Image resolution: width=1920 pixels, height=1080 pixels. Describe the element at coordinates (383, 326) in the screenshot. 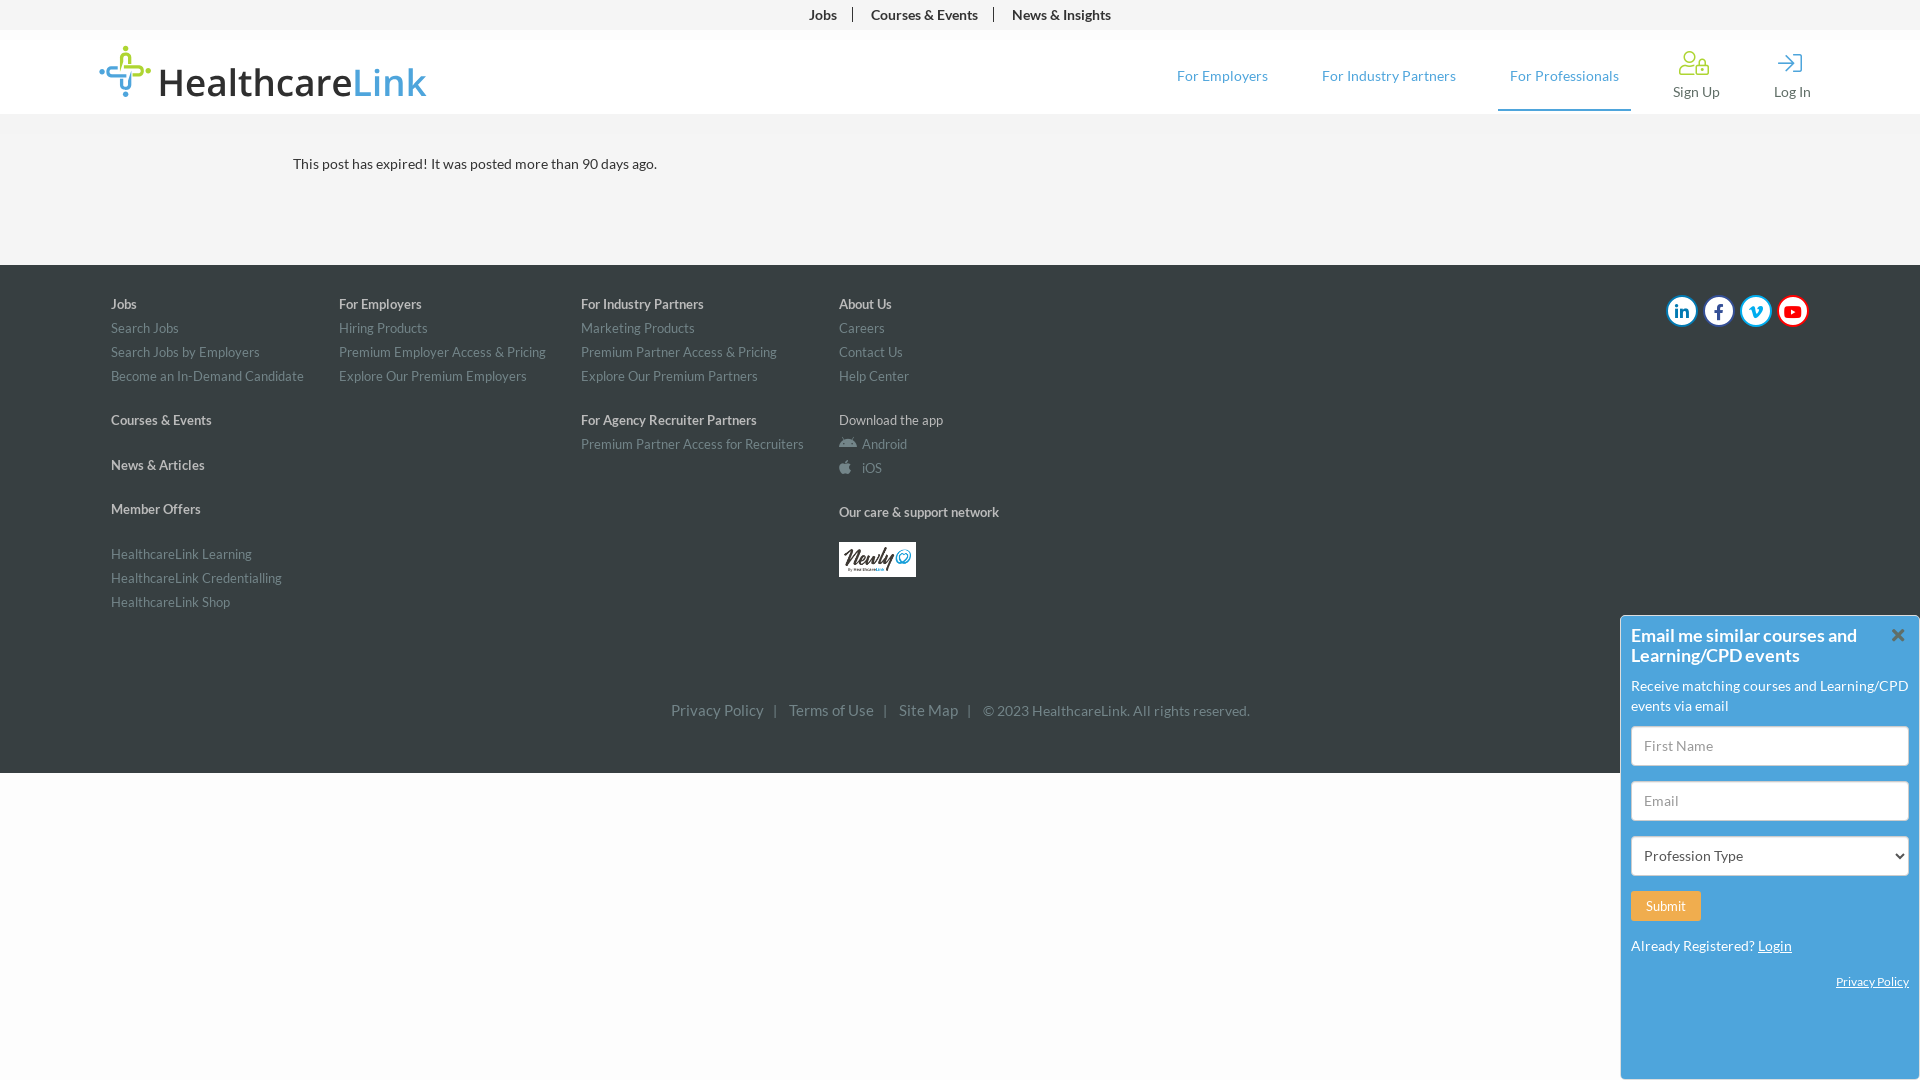

I see `'Hiring Products'` at that location.